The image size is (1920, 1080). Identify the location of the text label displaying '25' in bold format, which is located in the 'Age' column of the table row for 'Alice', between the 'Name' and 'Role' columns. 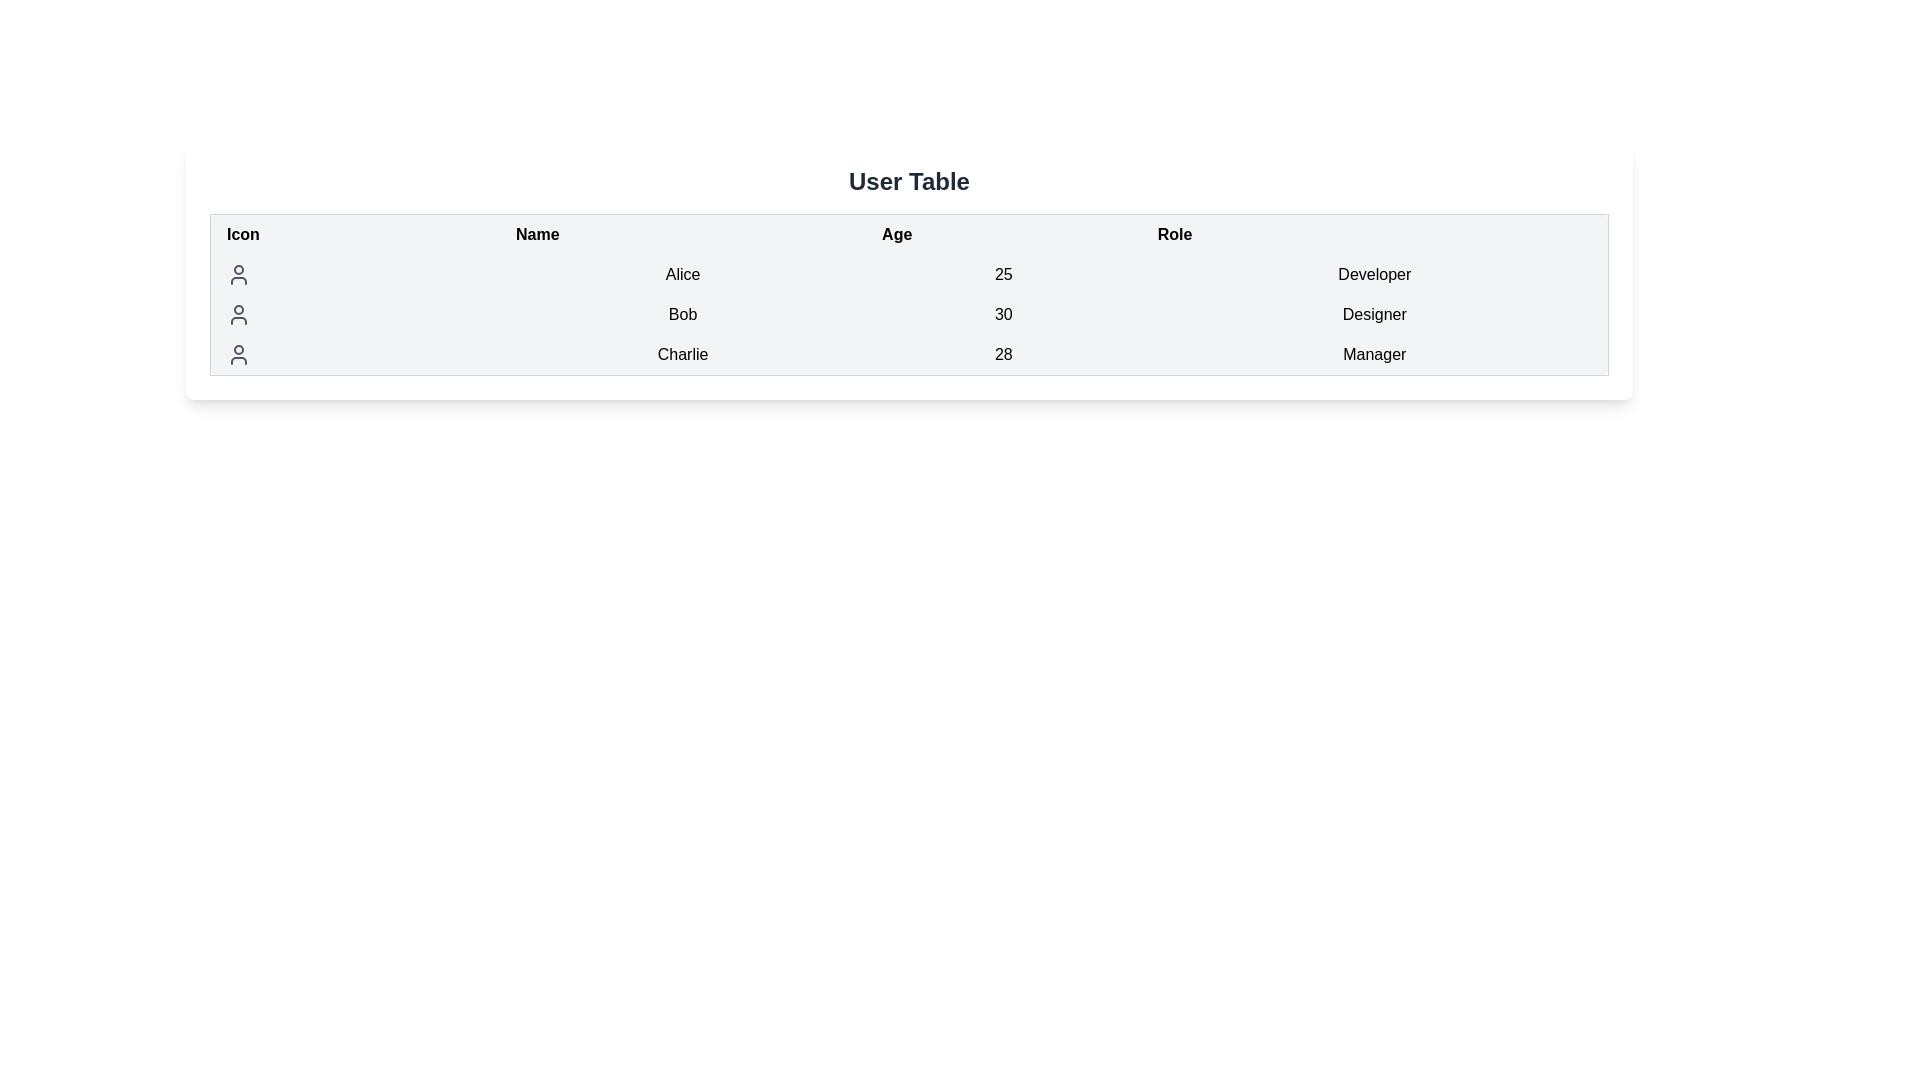
(1003, 274).